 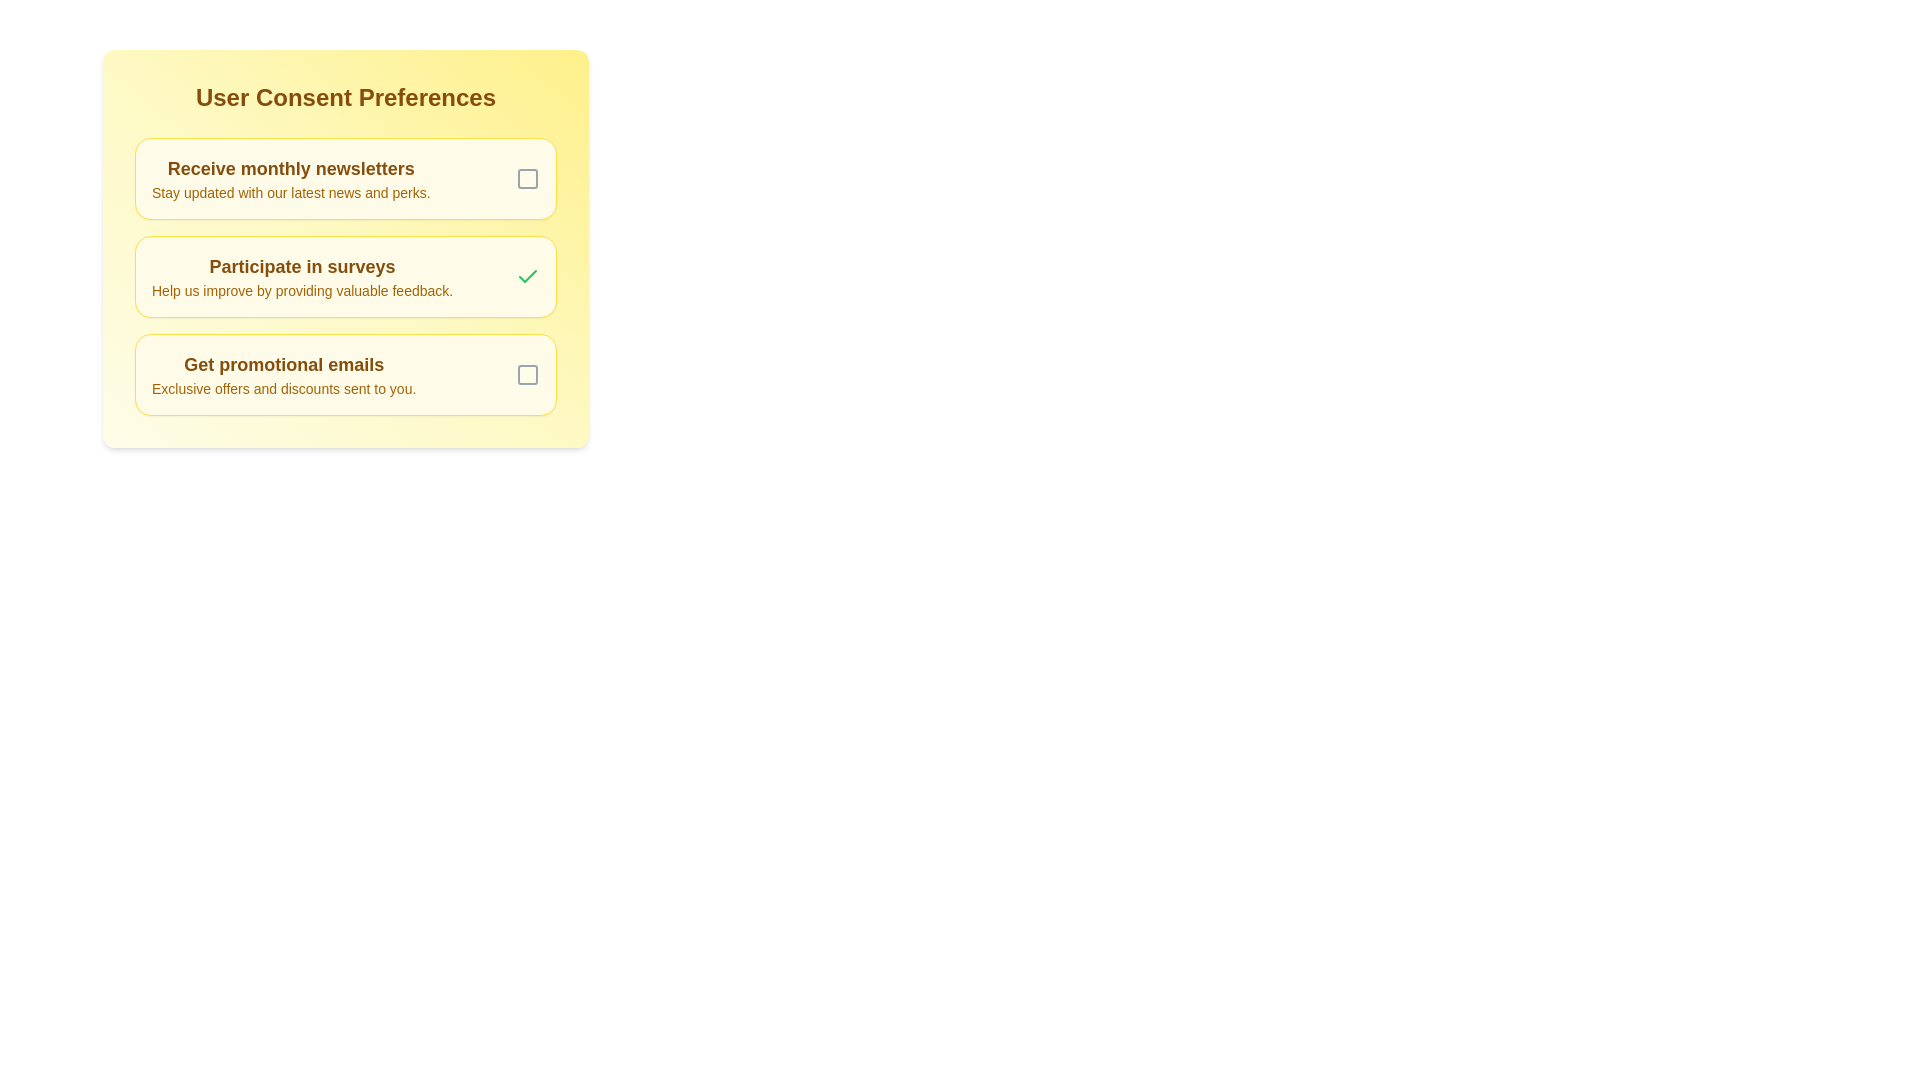 What do you see at coordinates (283, 365) in the screenshot?
I see `the bold text label 'Get promotional emails' which is colored yellow-brown and positioned above the text 'Exclusive offers and discounts sent to you.' in the 'User Consent Preferences' card` at bounding box center [283, 365].